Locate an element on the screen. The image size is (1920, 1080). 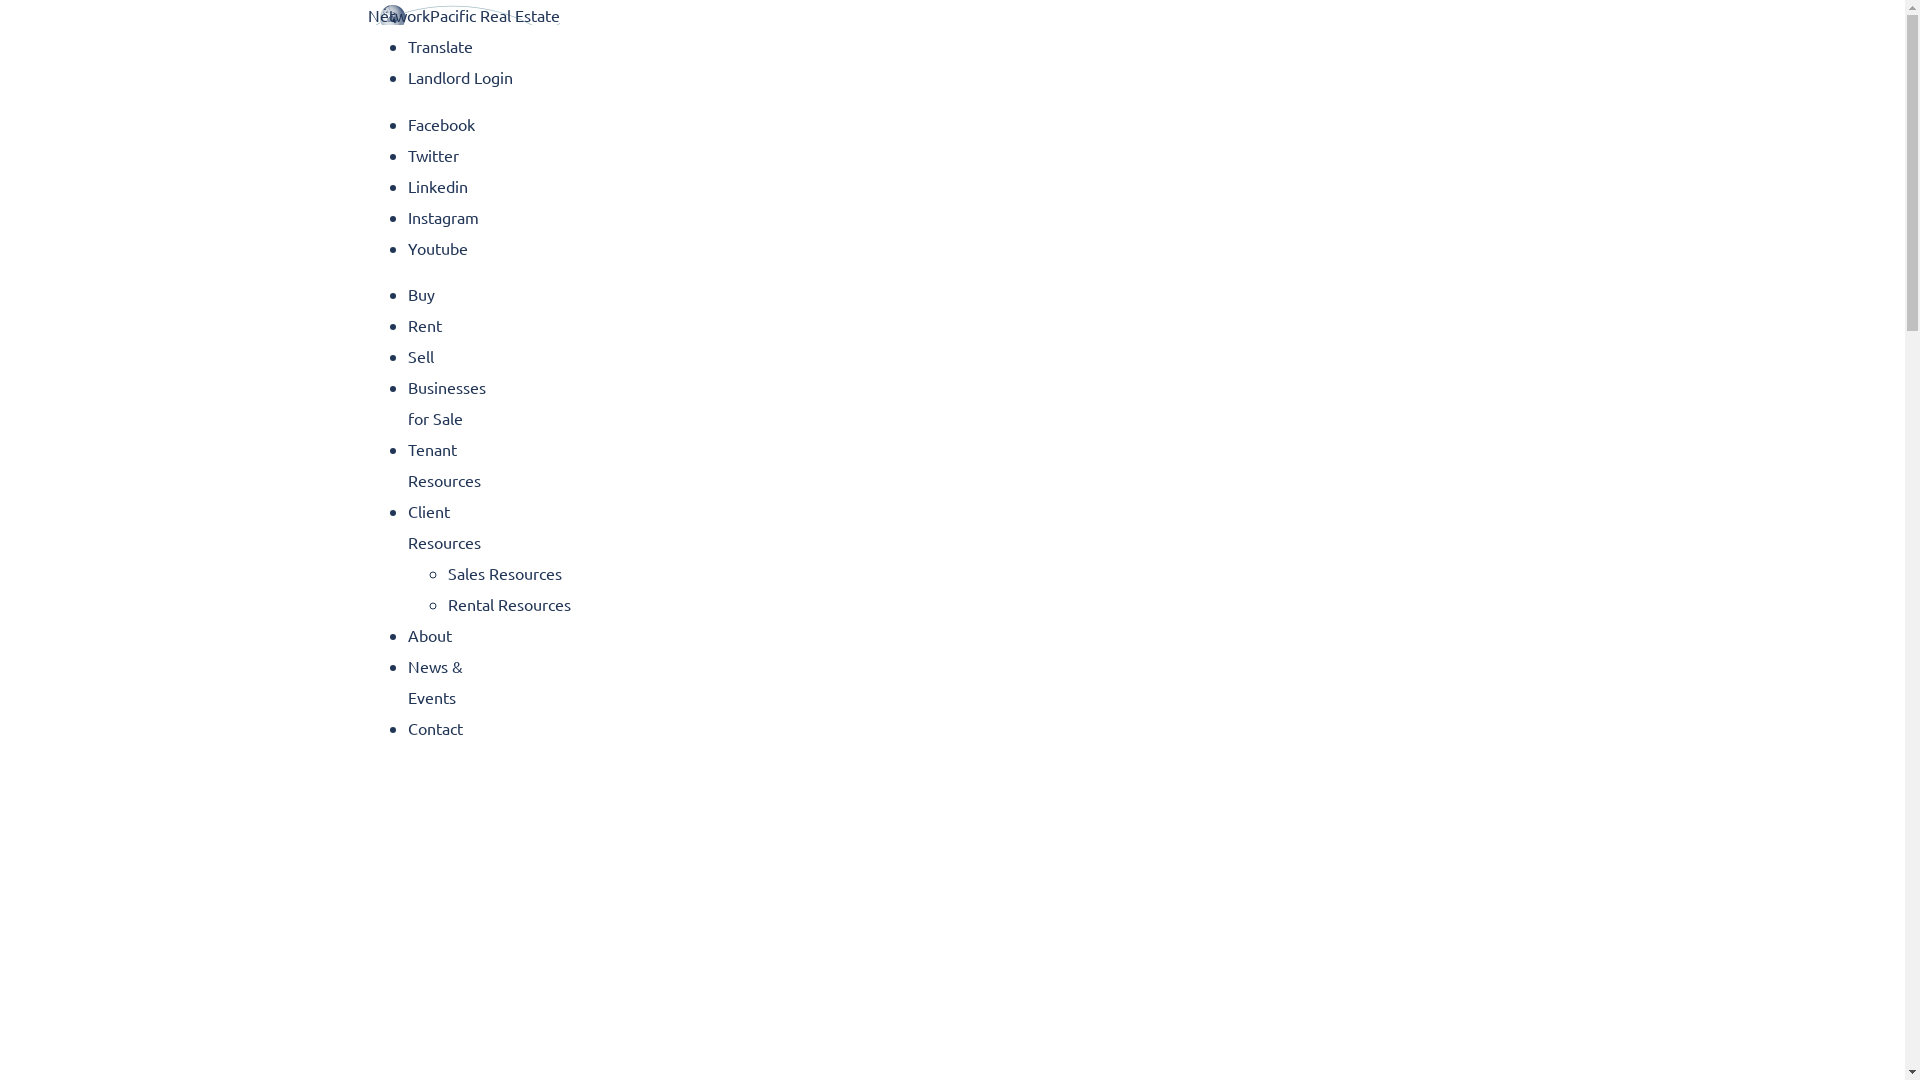
'Youtube' is located at coordinates (436, 246).